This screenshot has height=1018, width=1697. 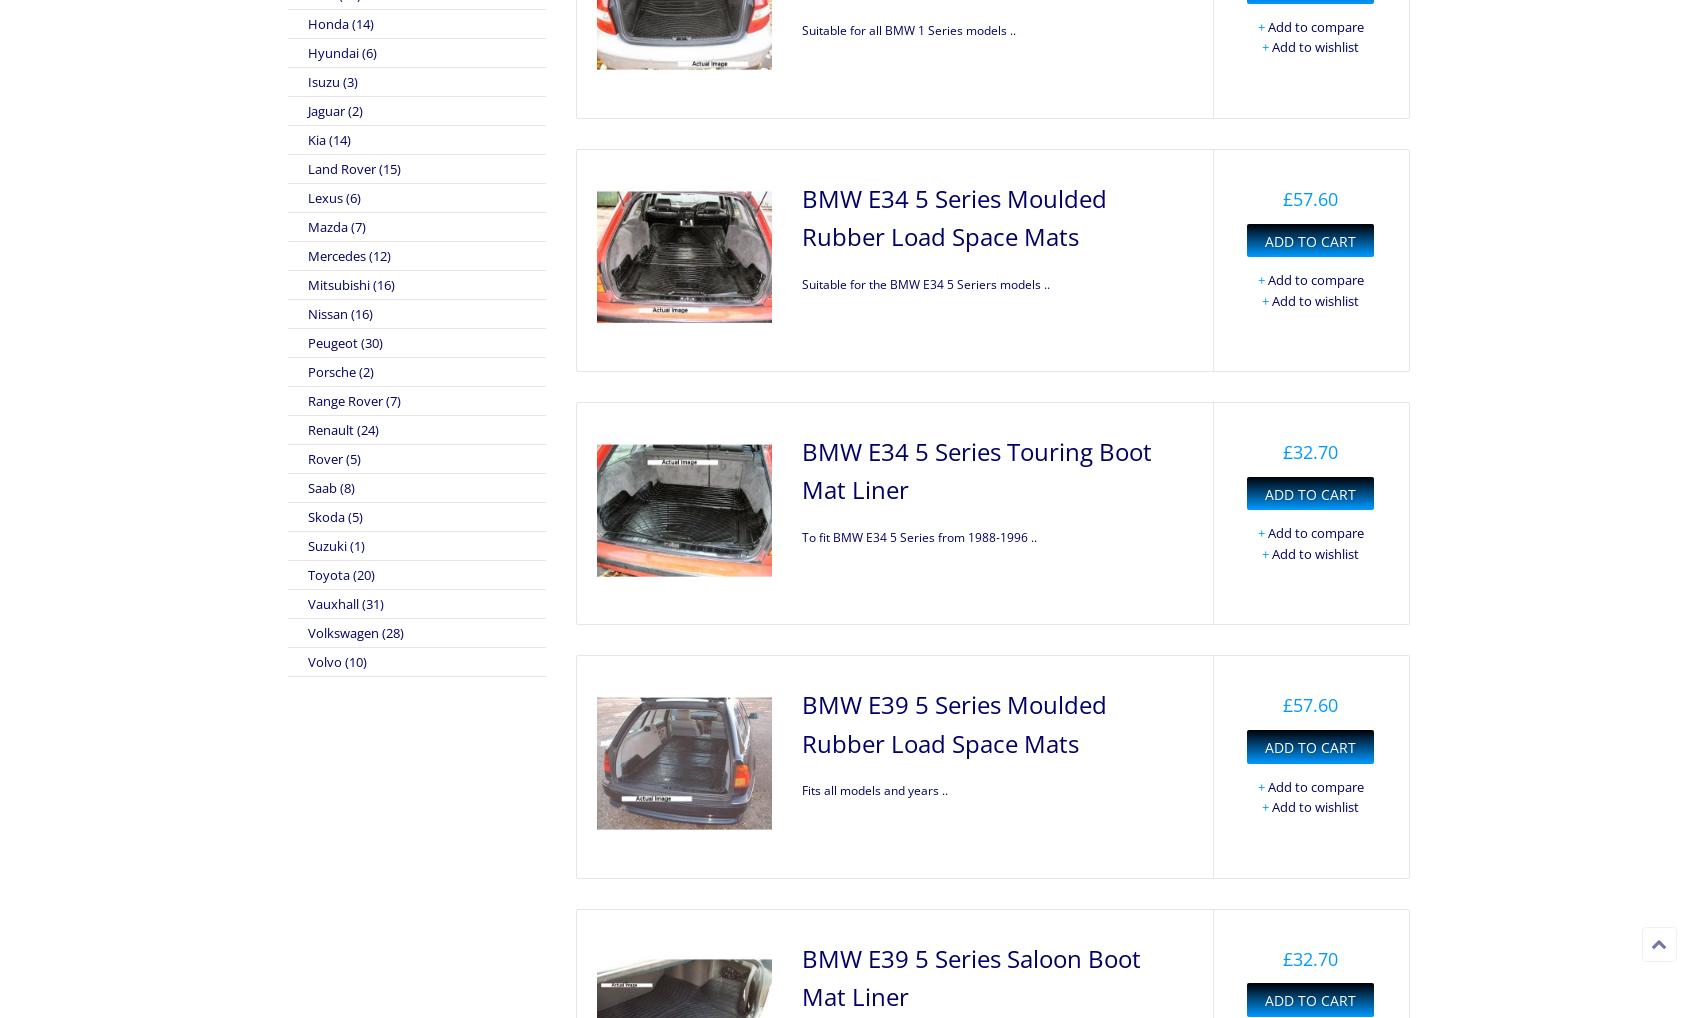 I want to click on 'Peugeot (30)', so click(x=344, y=341).